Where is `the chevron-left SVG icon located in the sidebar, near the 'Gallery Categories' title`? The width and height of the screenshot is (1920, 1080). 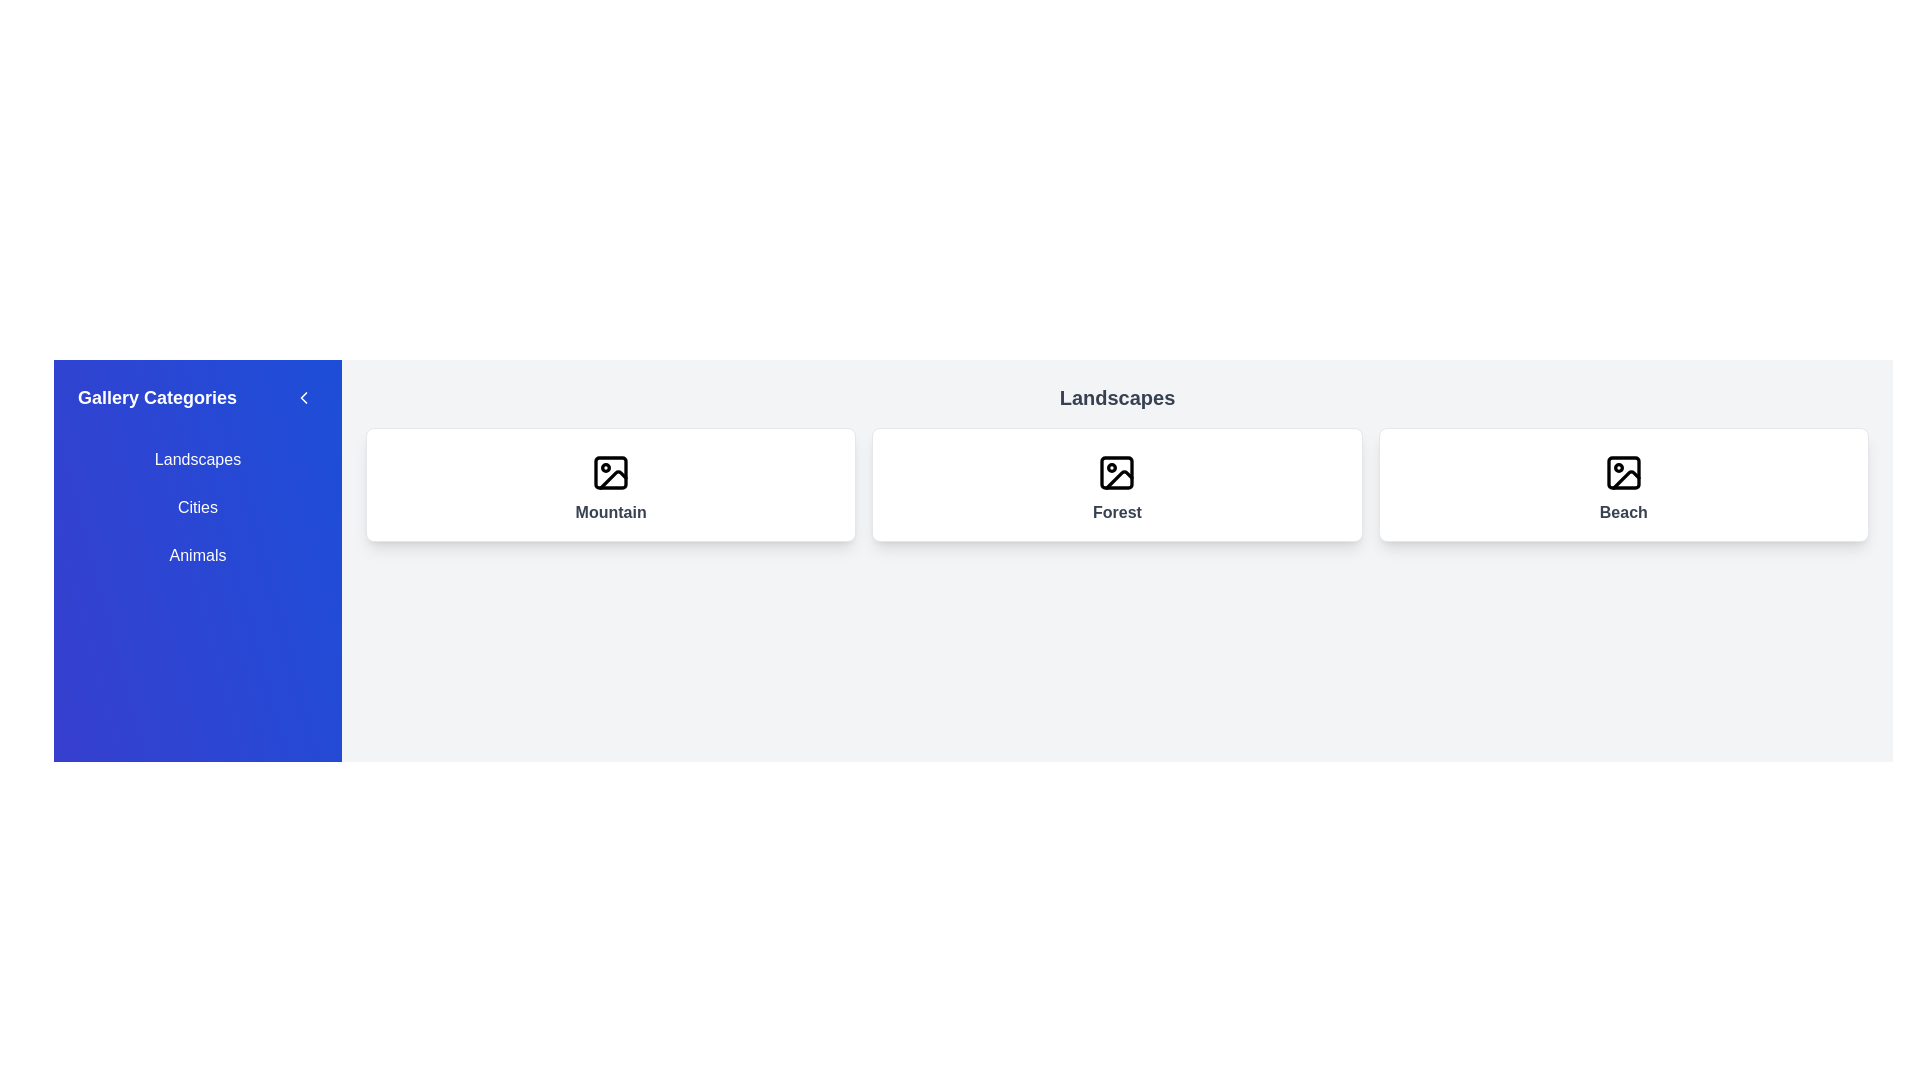
the chevron-left SVG icon located in the sidebar, near the 'Gallery Categories' title is located at coordinates (302, 397).